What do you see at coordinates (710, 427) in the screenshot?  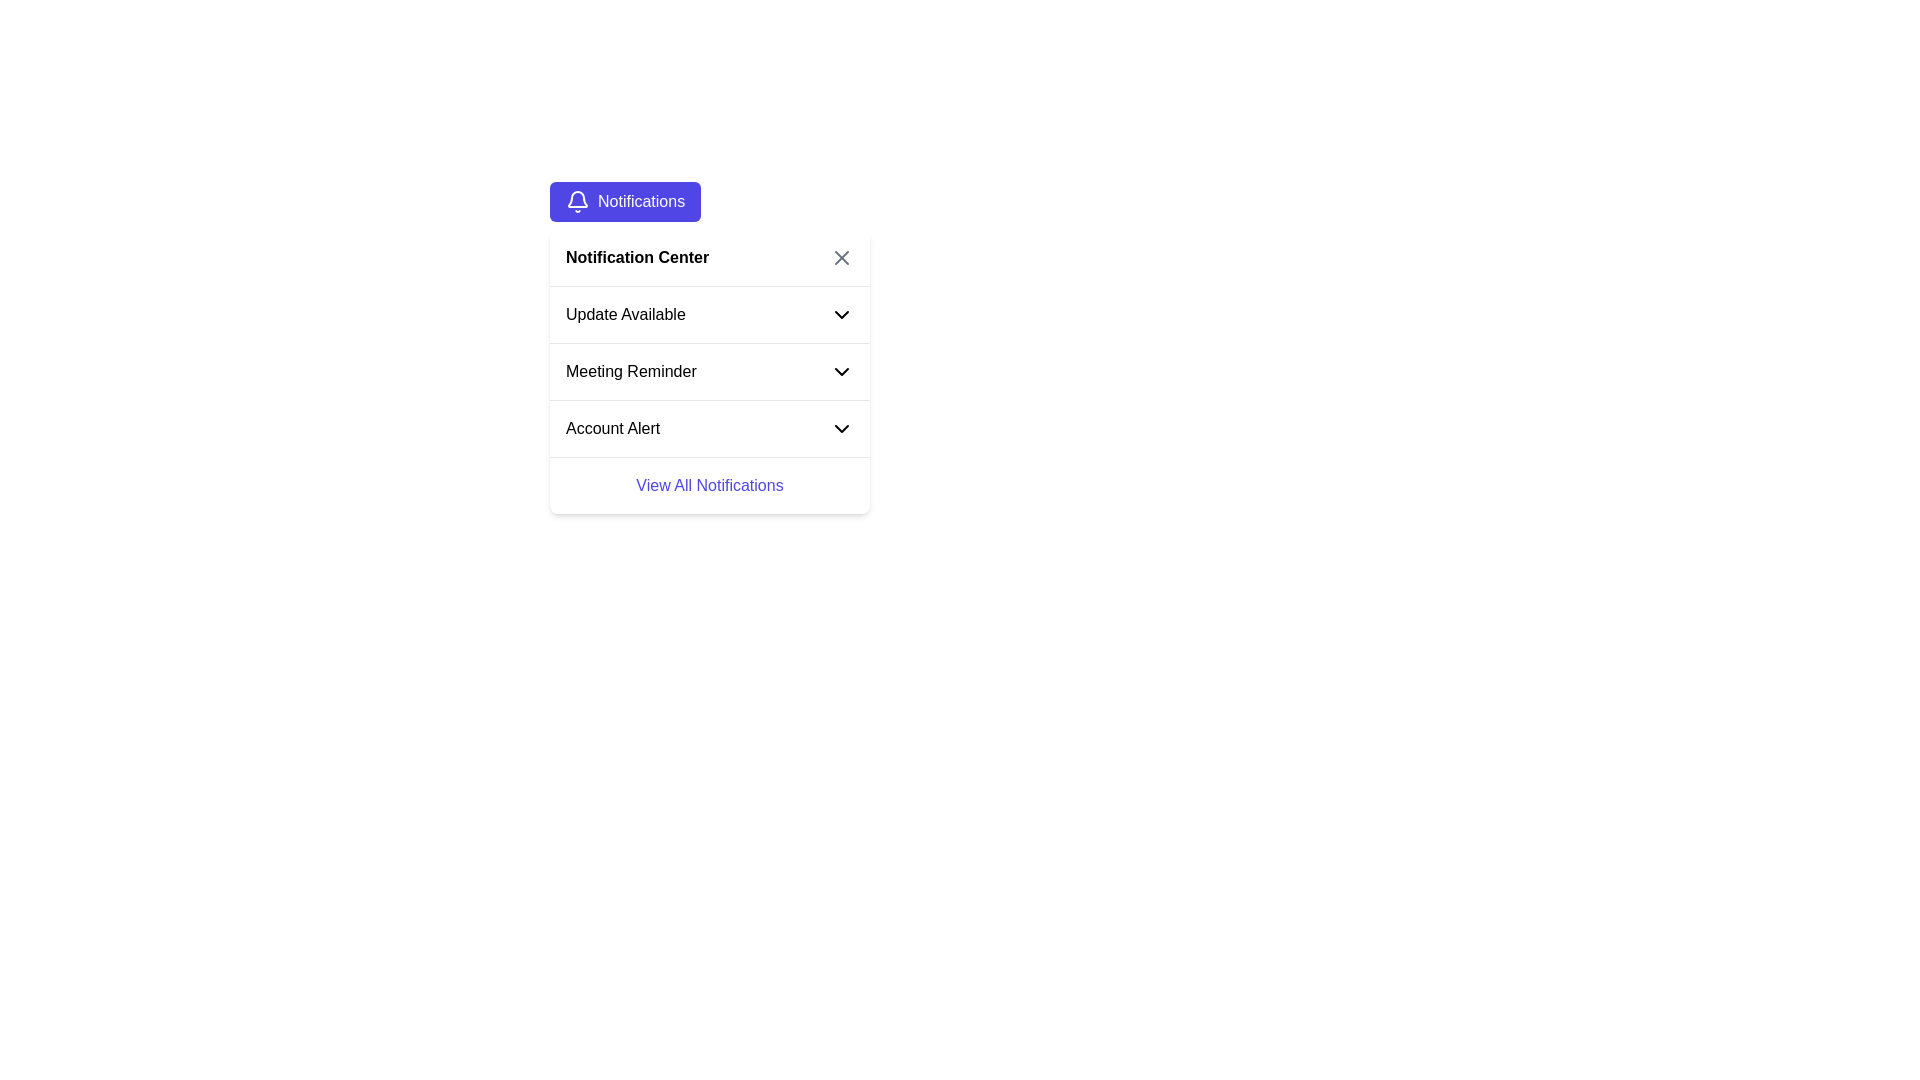 I see `the 'Account Alert' list item with dropdown` at bounding box center [710, 427].